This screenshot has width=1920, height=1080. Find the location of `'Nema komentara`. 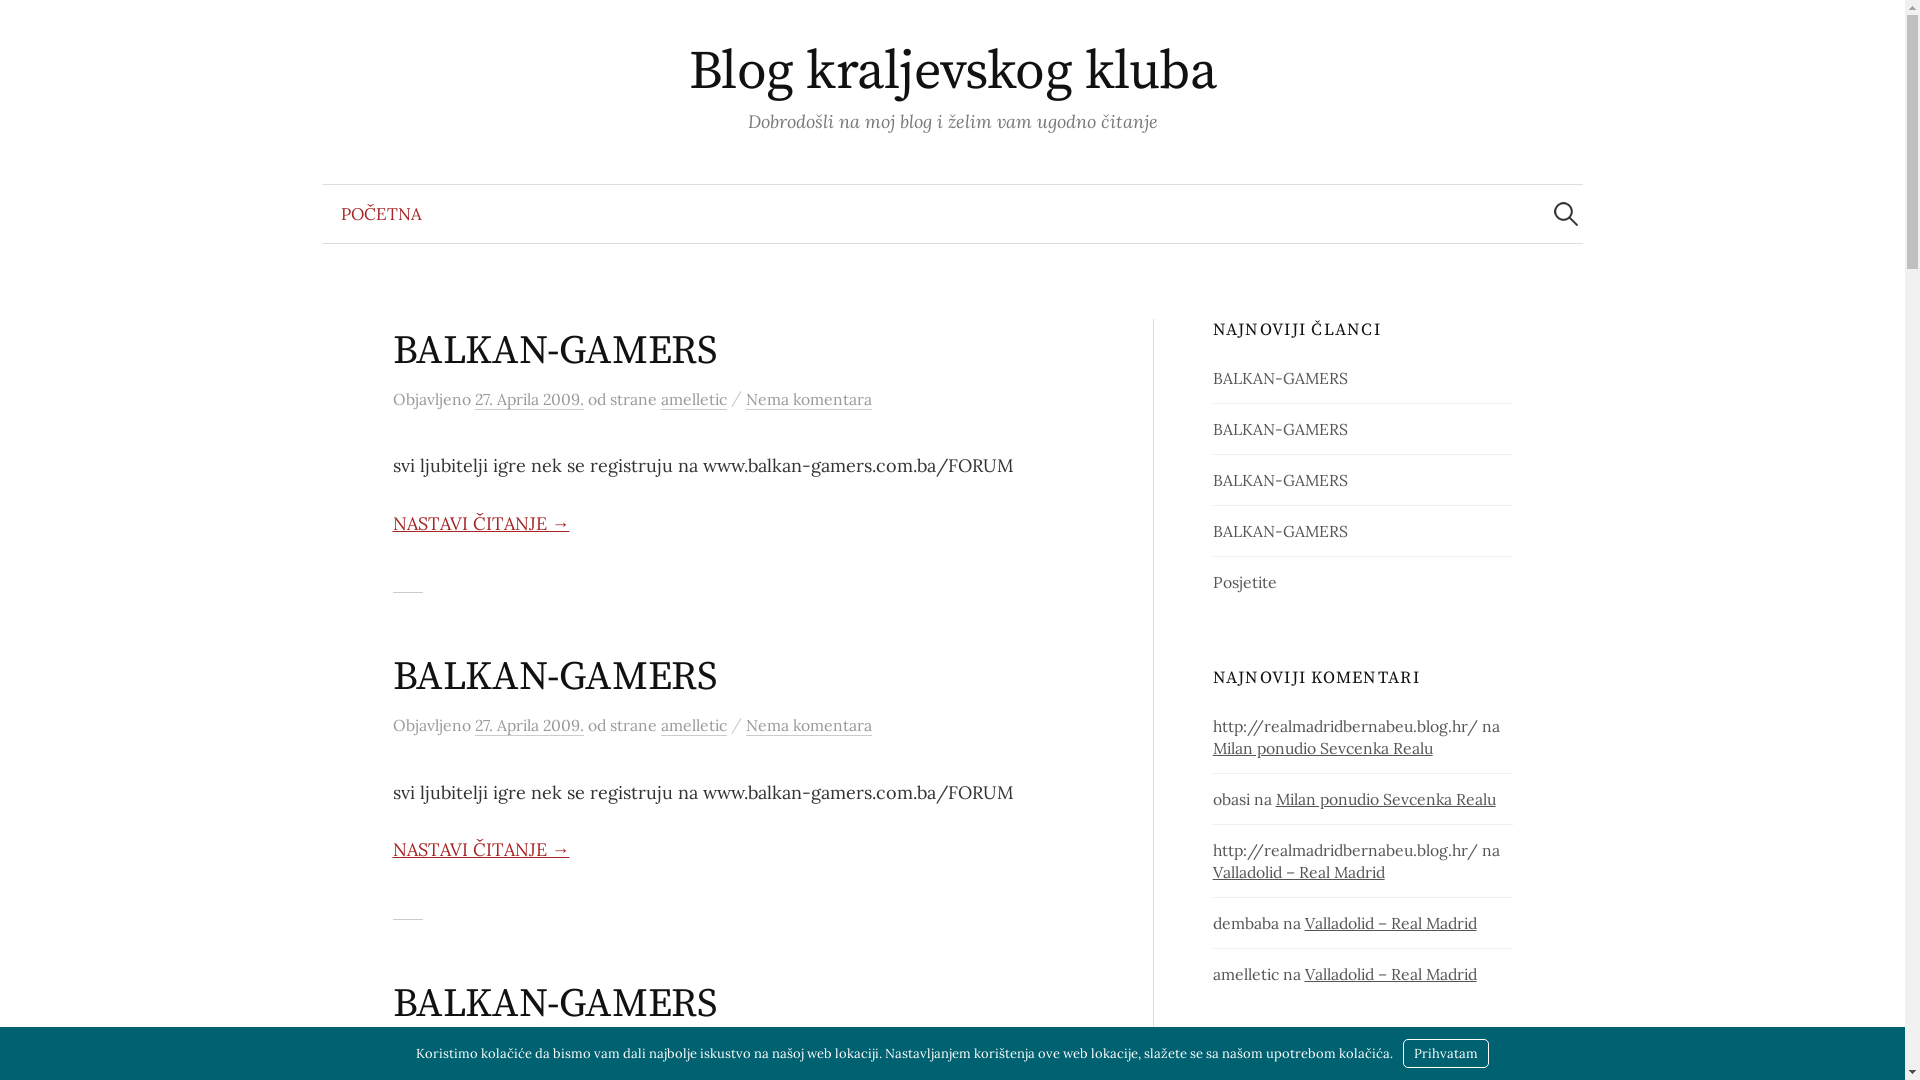

'Nema komentara is located at coordinates (809, 725).